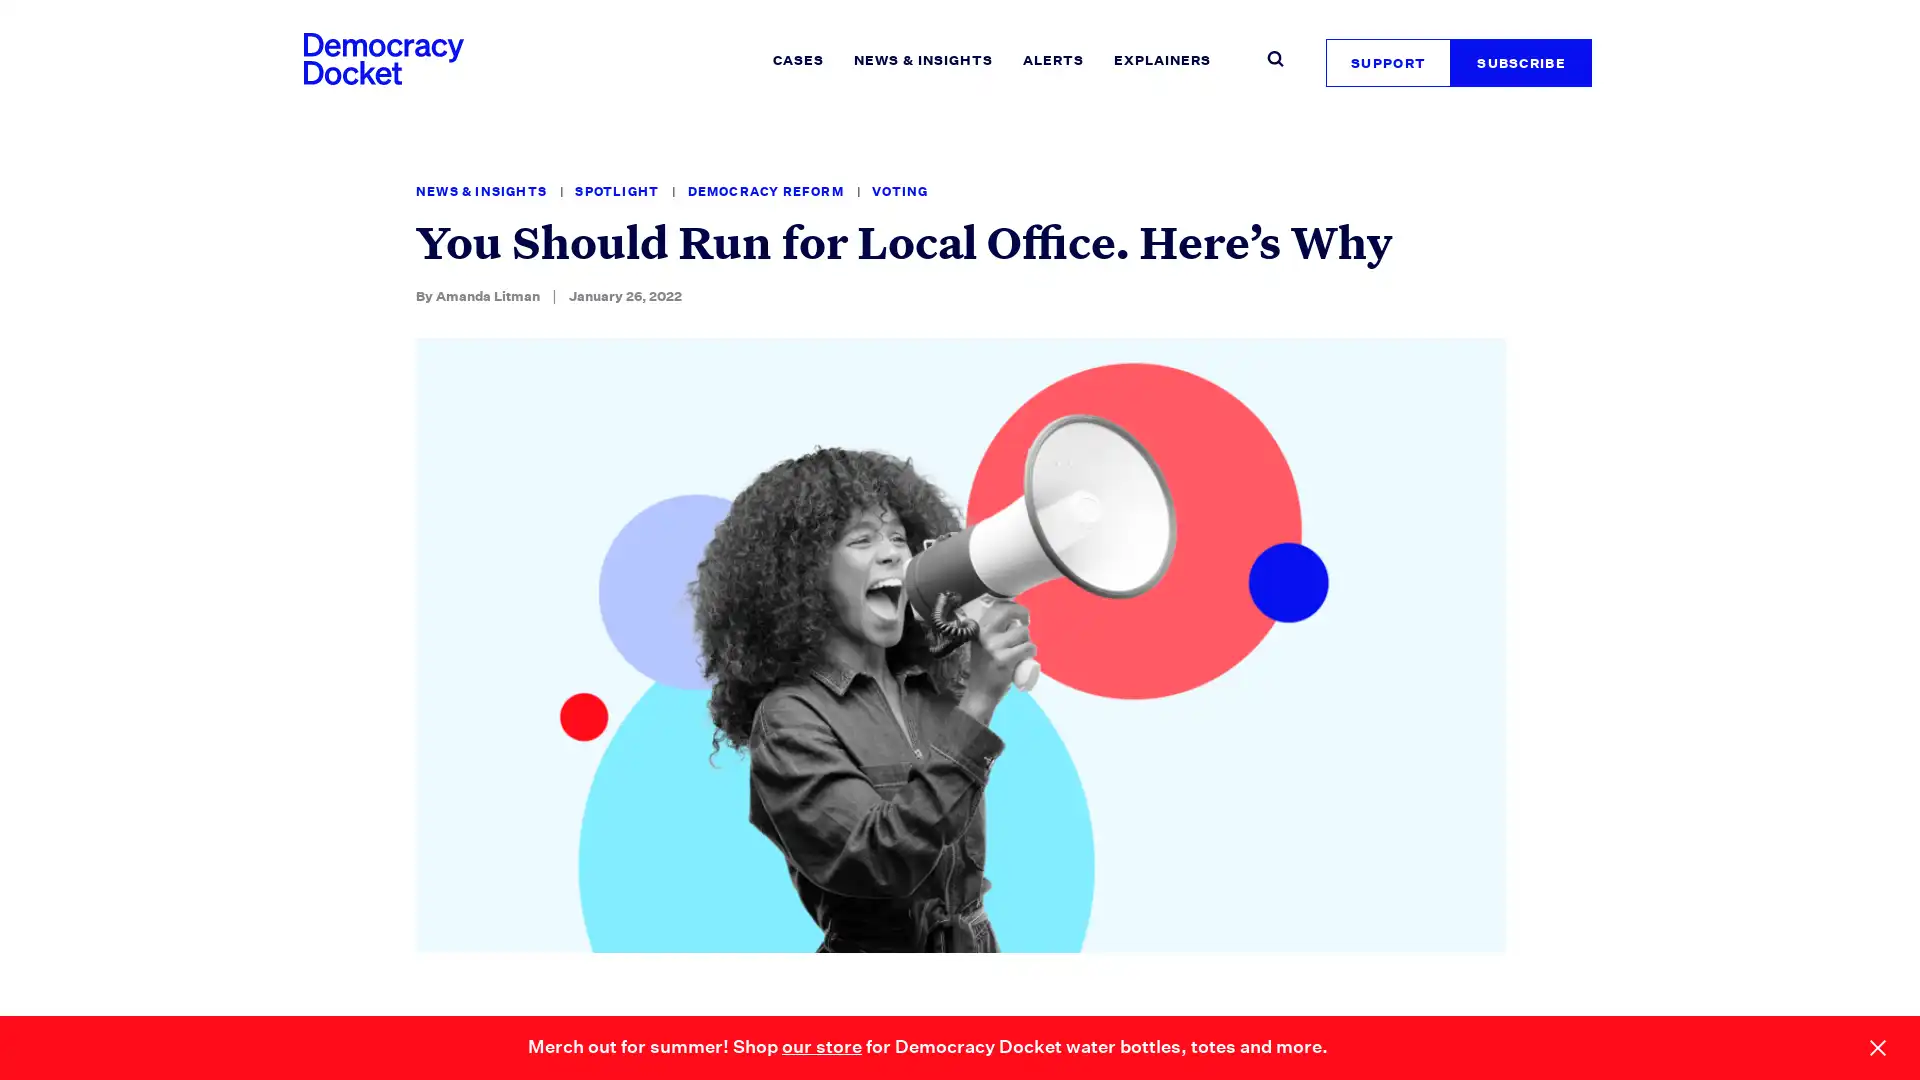  I want to click on CLOSE, so click(1876, 1047).